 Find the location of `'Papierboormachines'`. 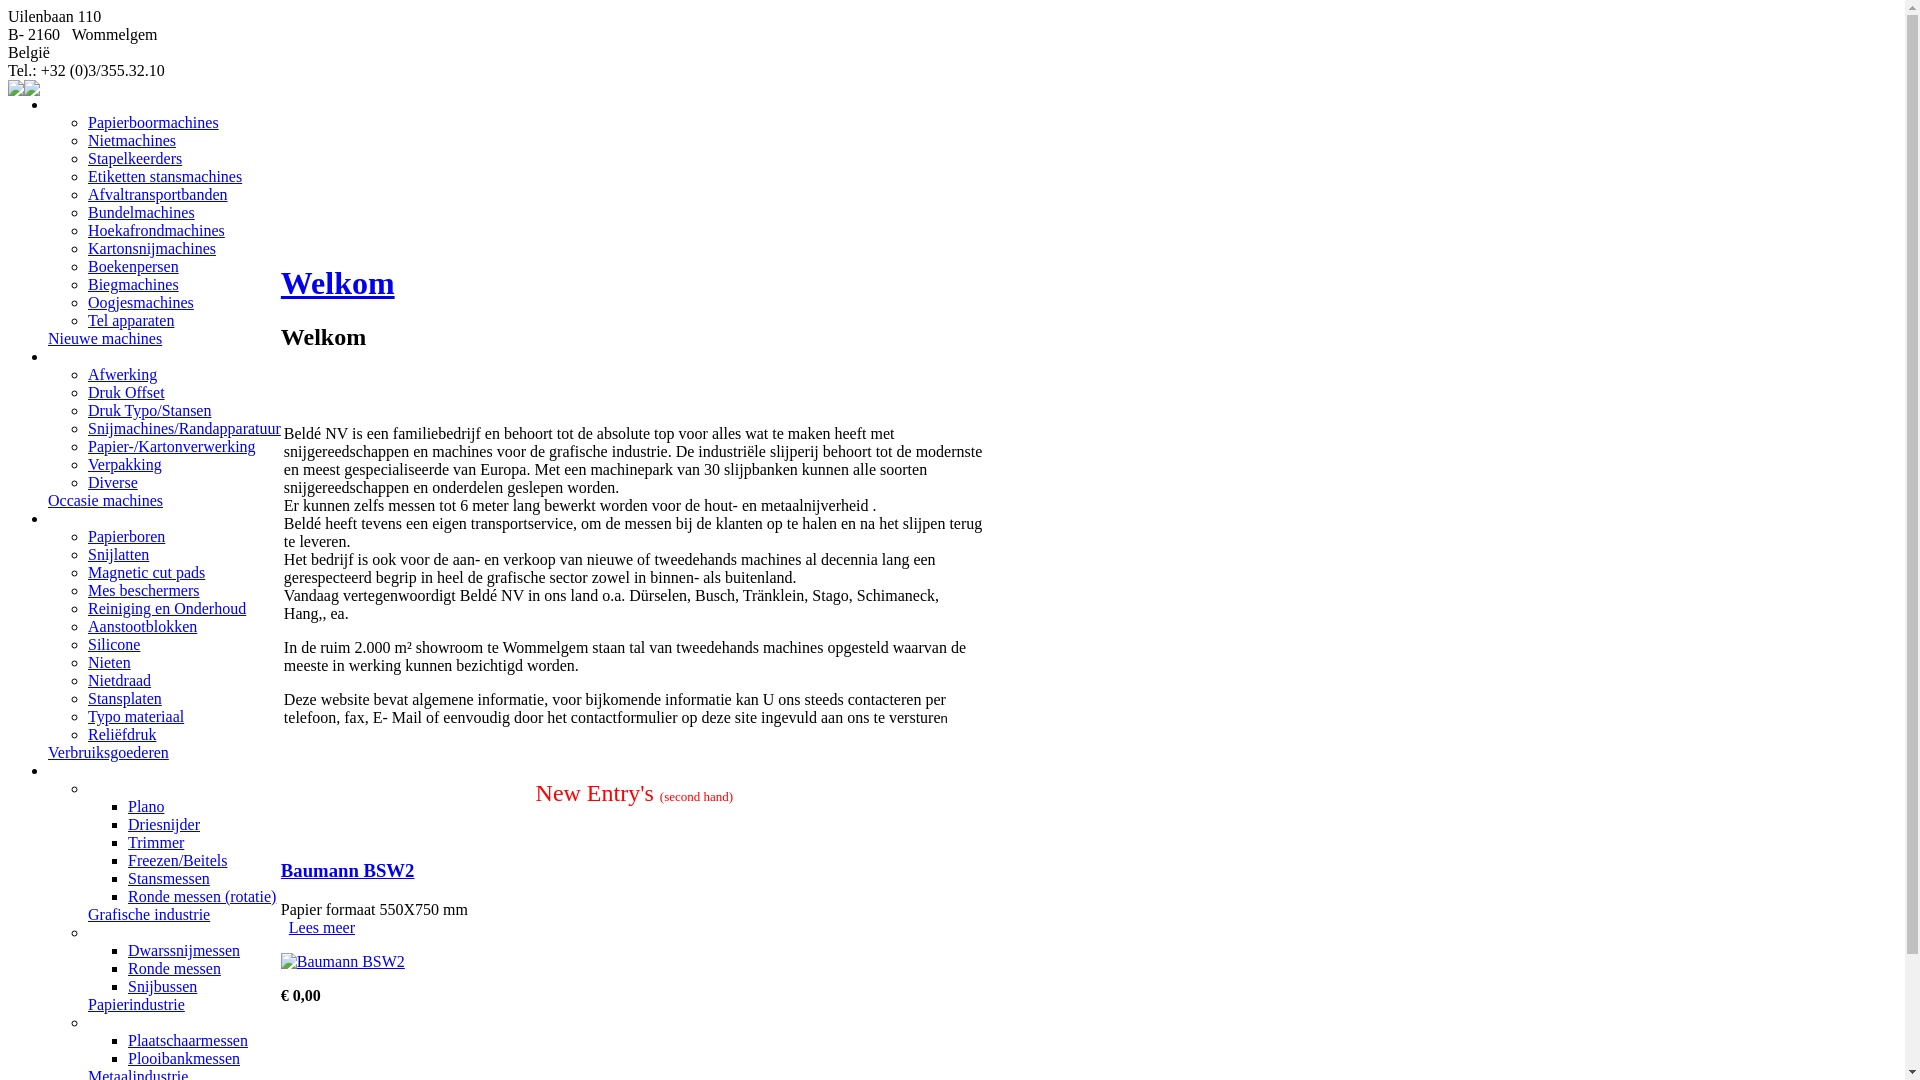

'Papierboormachines' is located at coordinates (86, 122).